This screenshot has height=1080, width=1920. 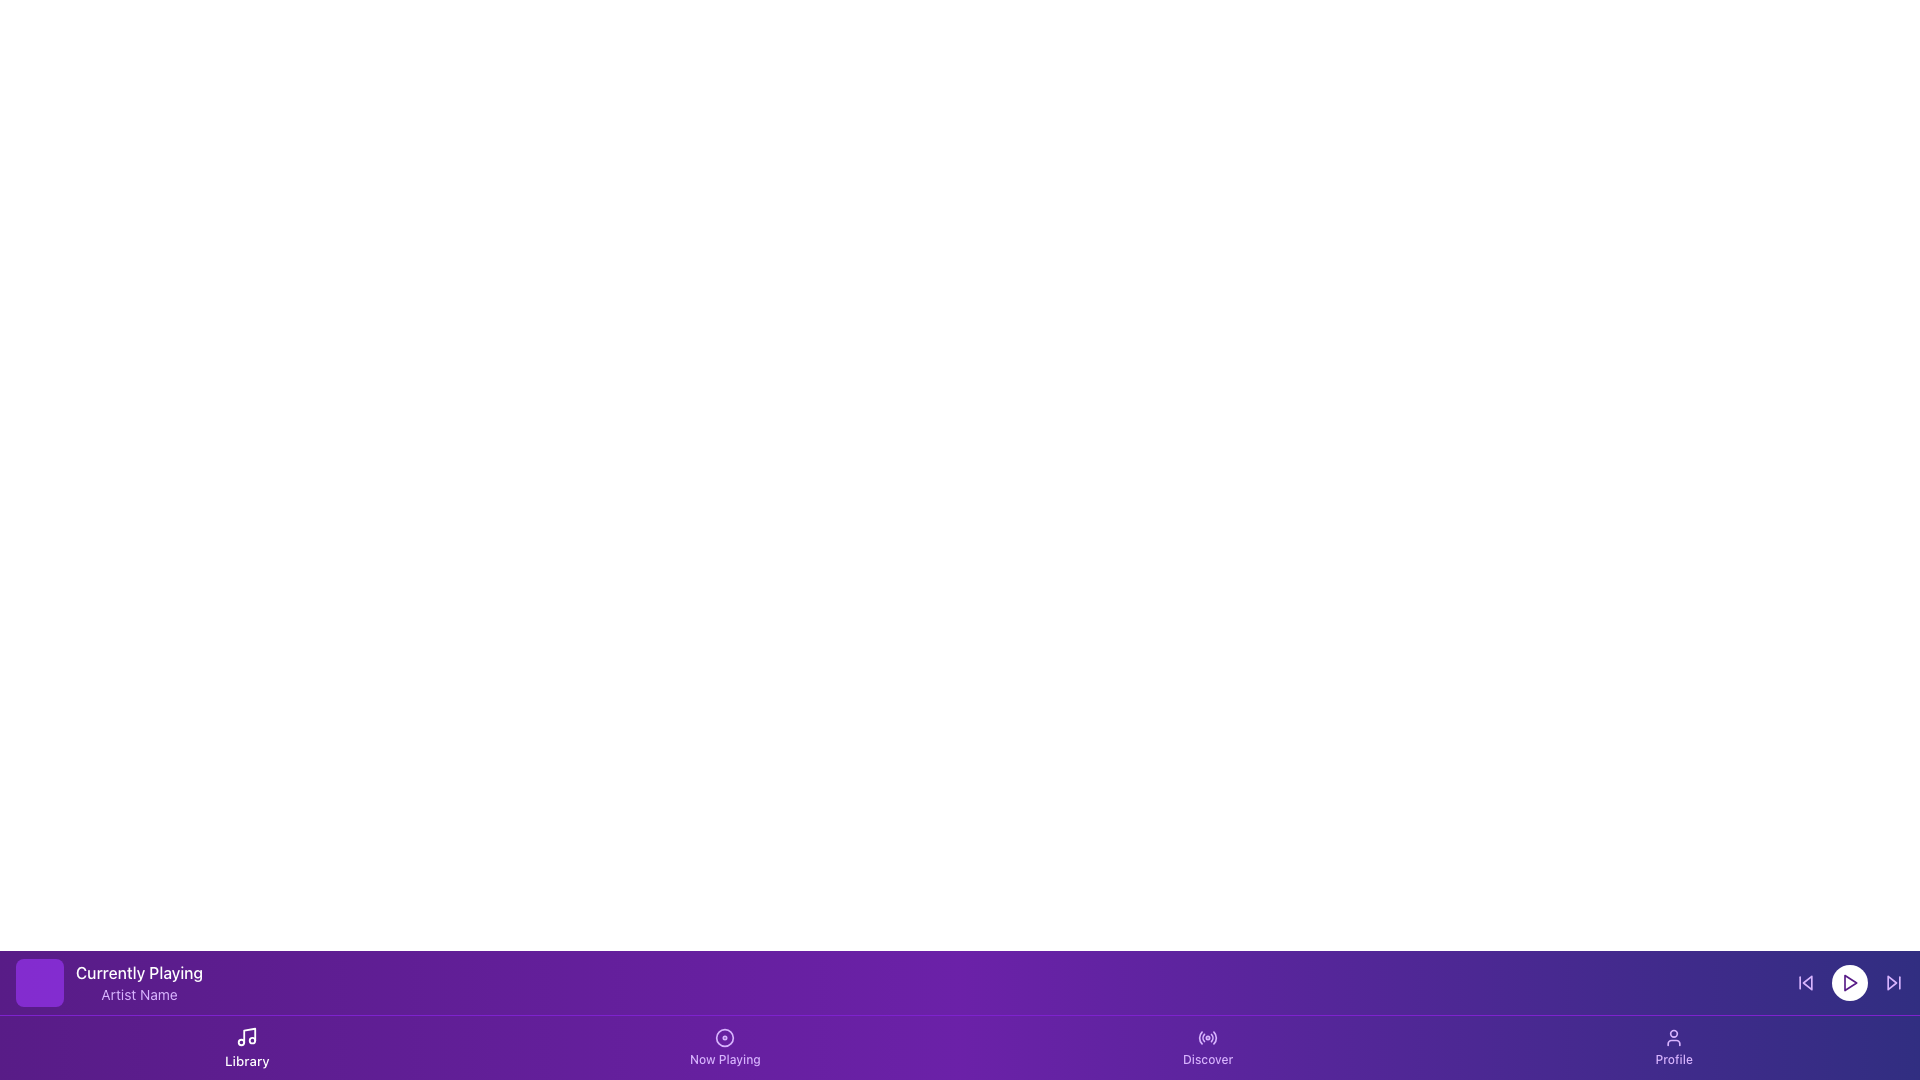 What do you see at coordinates (1848, 982) in the screenshot?
I see `the play button located in the bottom navigation bar, near the right edge, between the forward-track and profile buttons` at bounding box center [1848, 982].